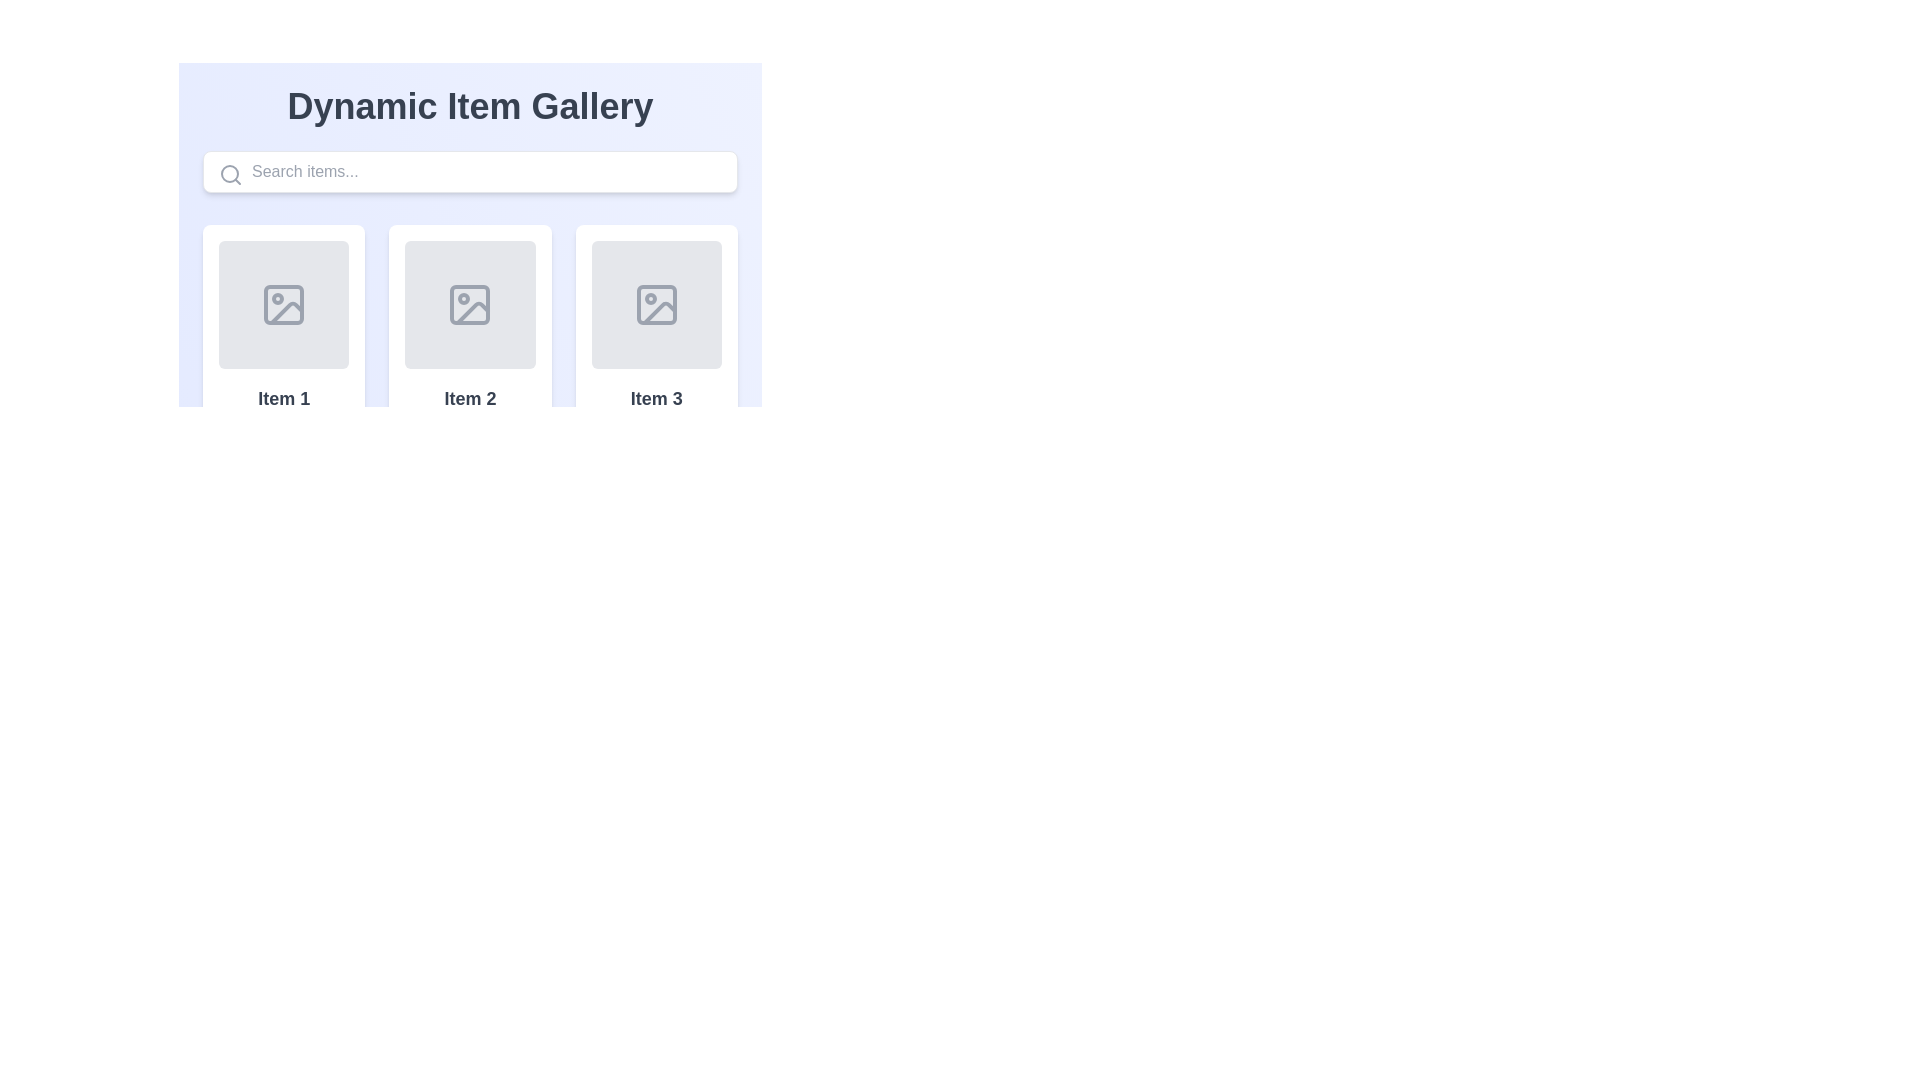 The image size is (1920, 1080). What do you see at coordinates (283, 304) in the screenshot?
I see `the icon representing an unpopulated image field in the first item card of the 'Dynamic Item Gallery'` at bounding box center [283, 304].